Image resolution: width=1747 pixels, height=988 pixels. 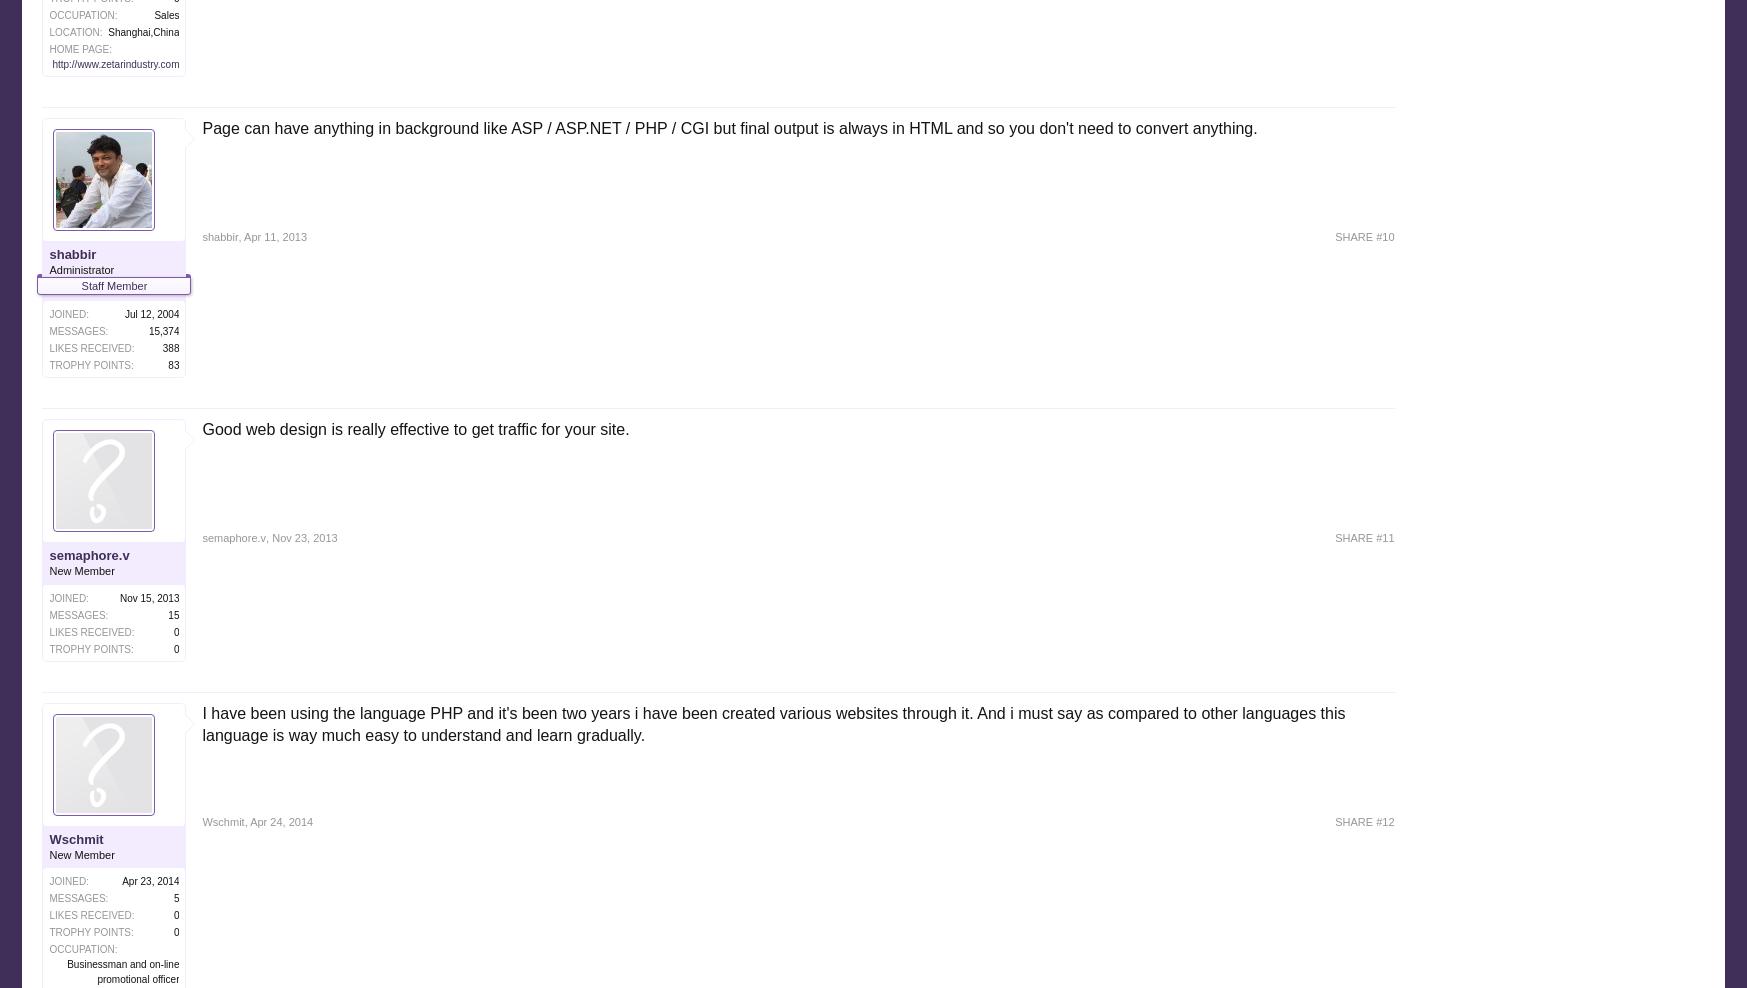 I want to click on 'Nov 23, 2013', so click(x=304, y=536).